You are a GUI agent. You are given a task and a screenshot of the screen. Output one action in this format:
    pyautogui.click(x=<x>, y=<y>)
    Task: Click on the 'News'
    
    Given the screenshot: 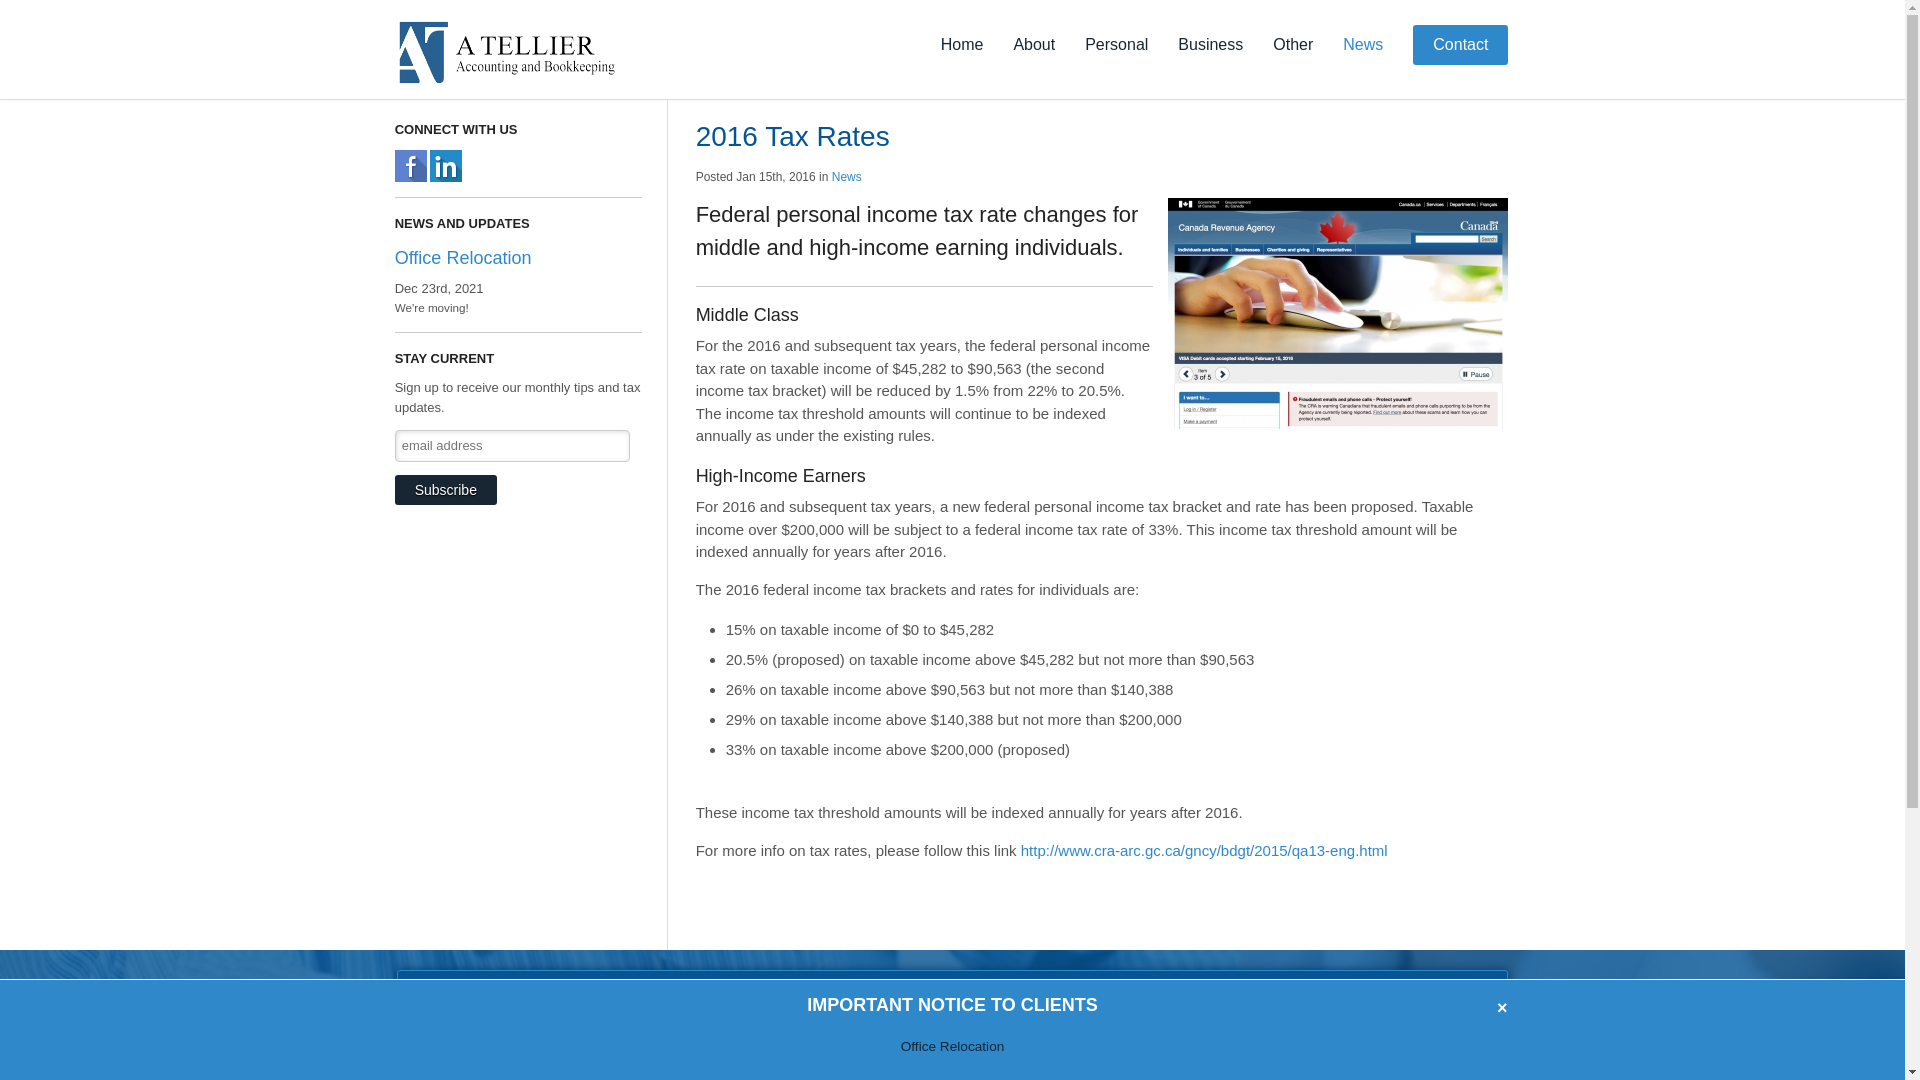 What is the action you would take?
    pyautogui.click(x=846, y=176)
    